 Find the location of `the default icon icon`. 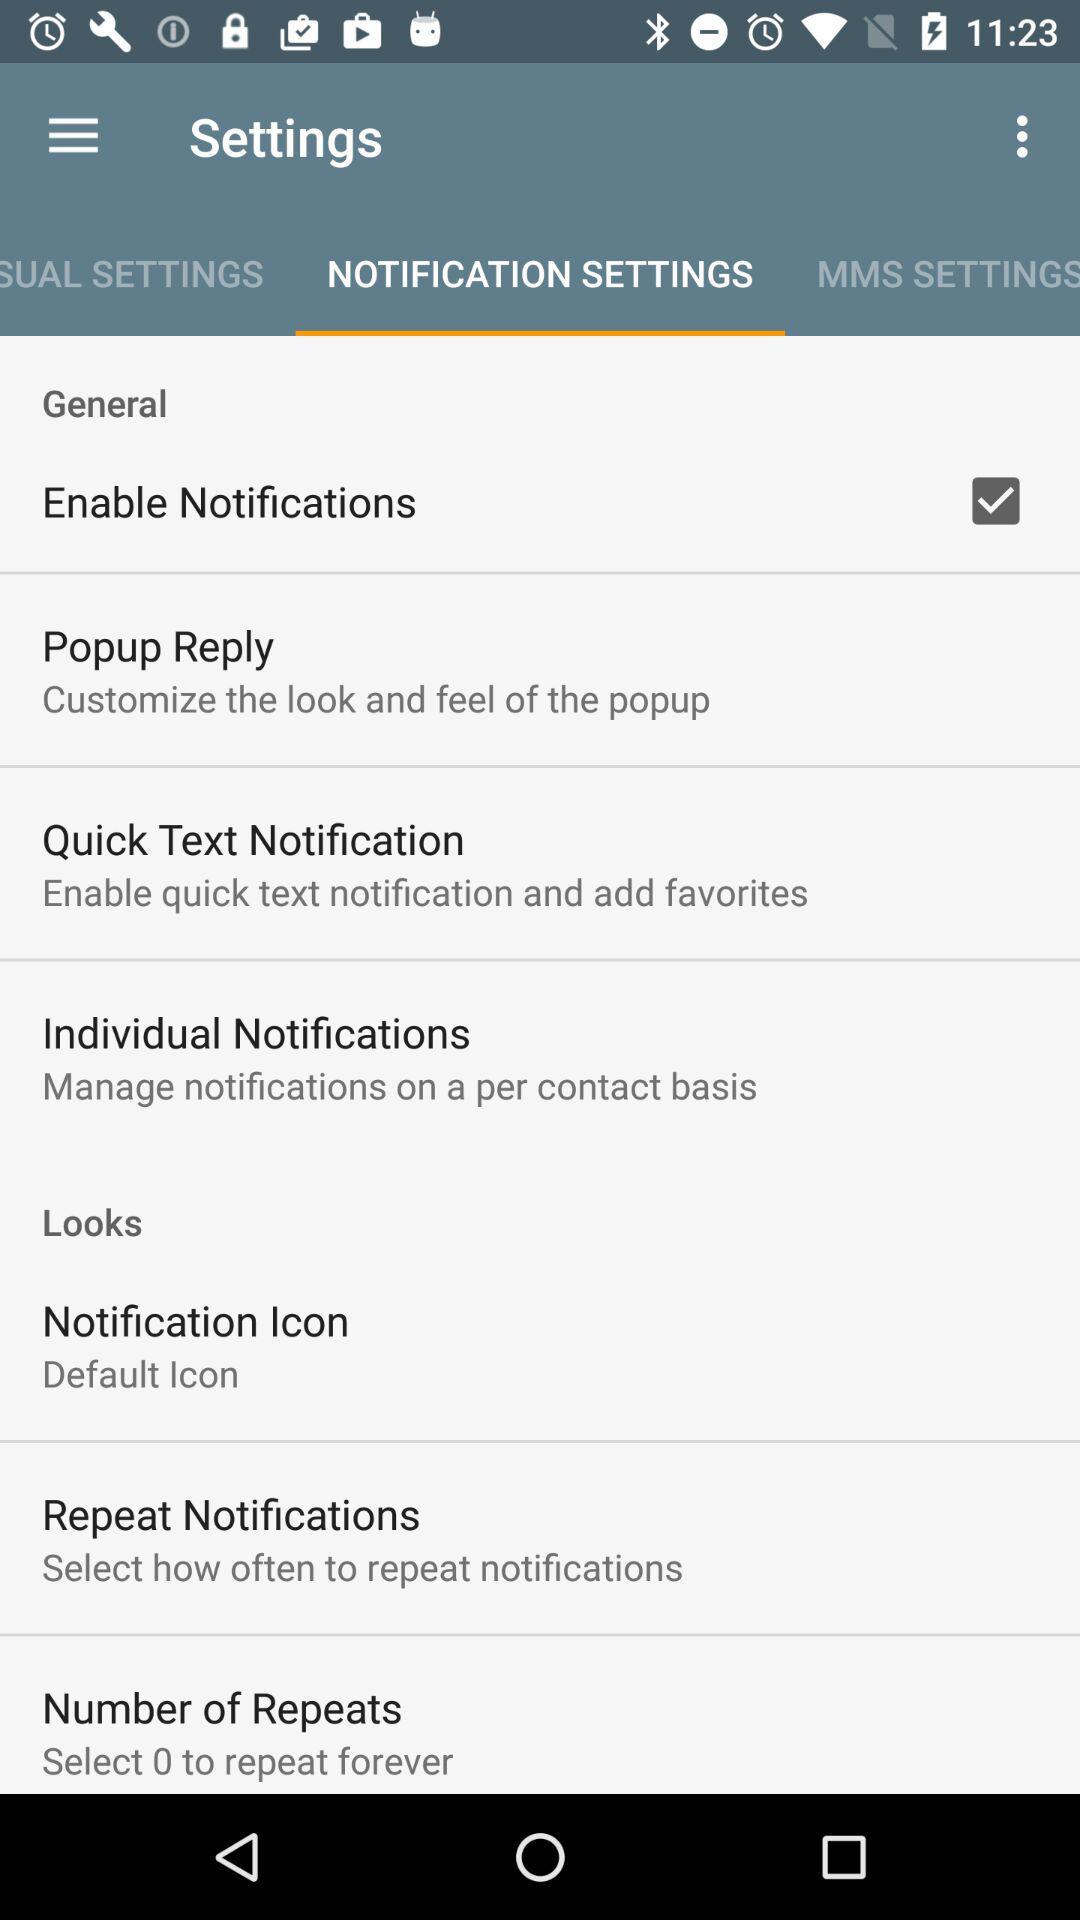

the default icon icon is located at coordinates (139, 1372).